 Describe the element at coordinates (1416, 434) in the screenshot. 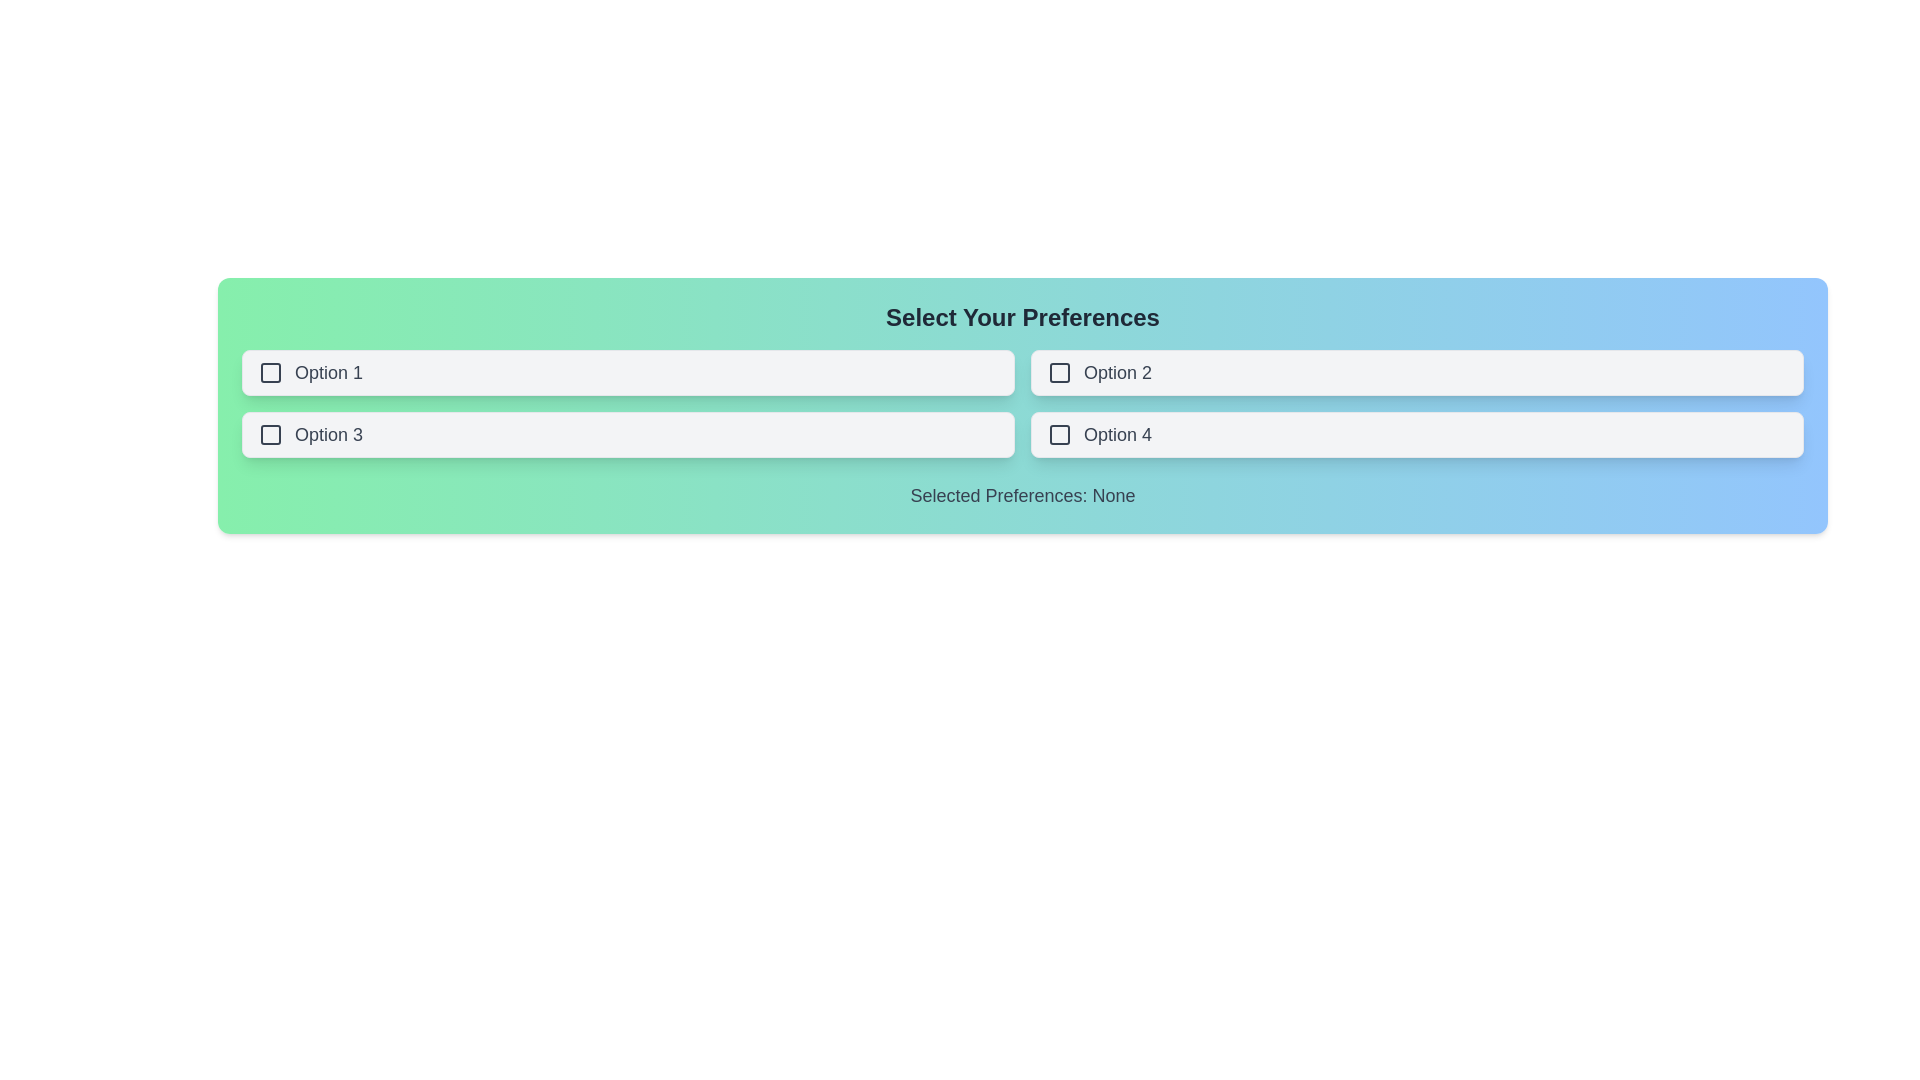

I see `the button labeled Option 4 to observe the hover state change` at that location.